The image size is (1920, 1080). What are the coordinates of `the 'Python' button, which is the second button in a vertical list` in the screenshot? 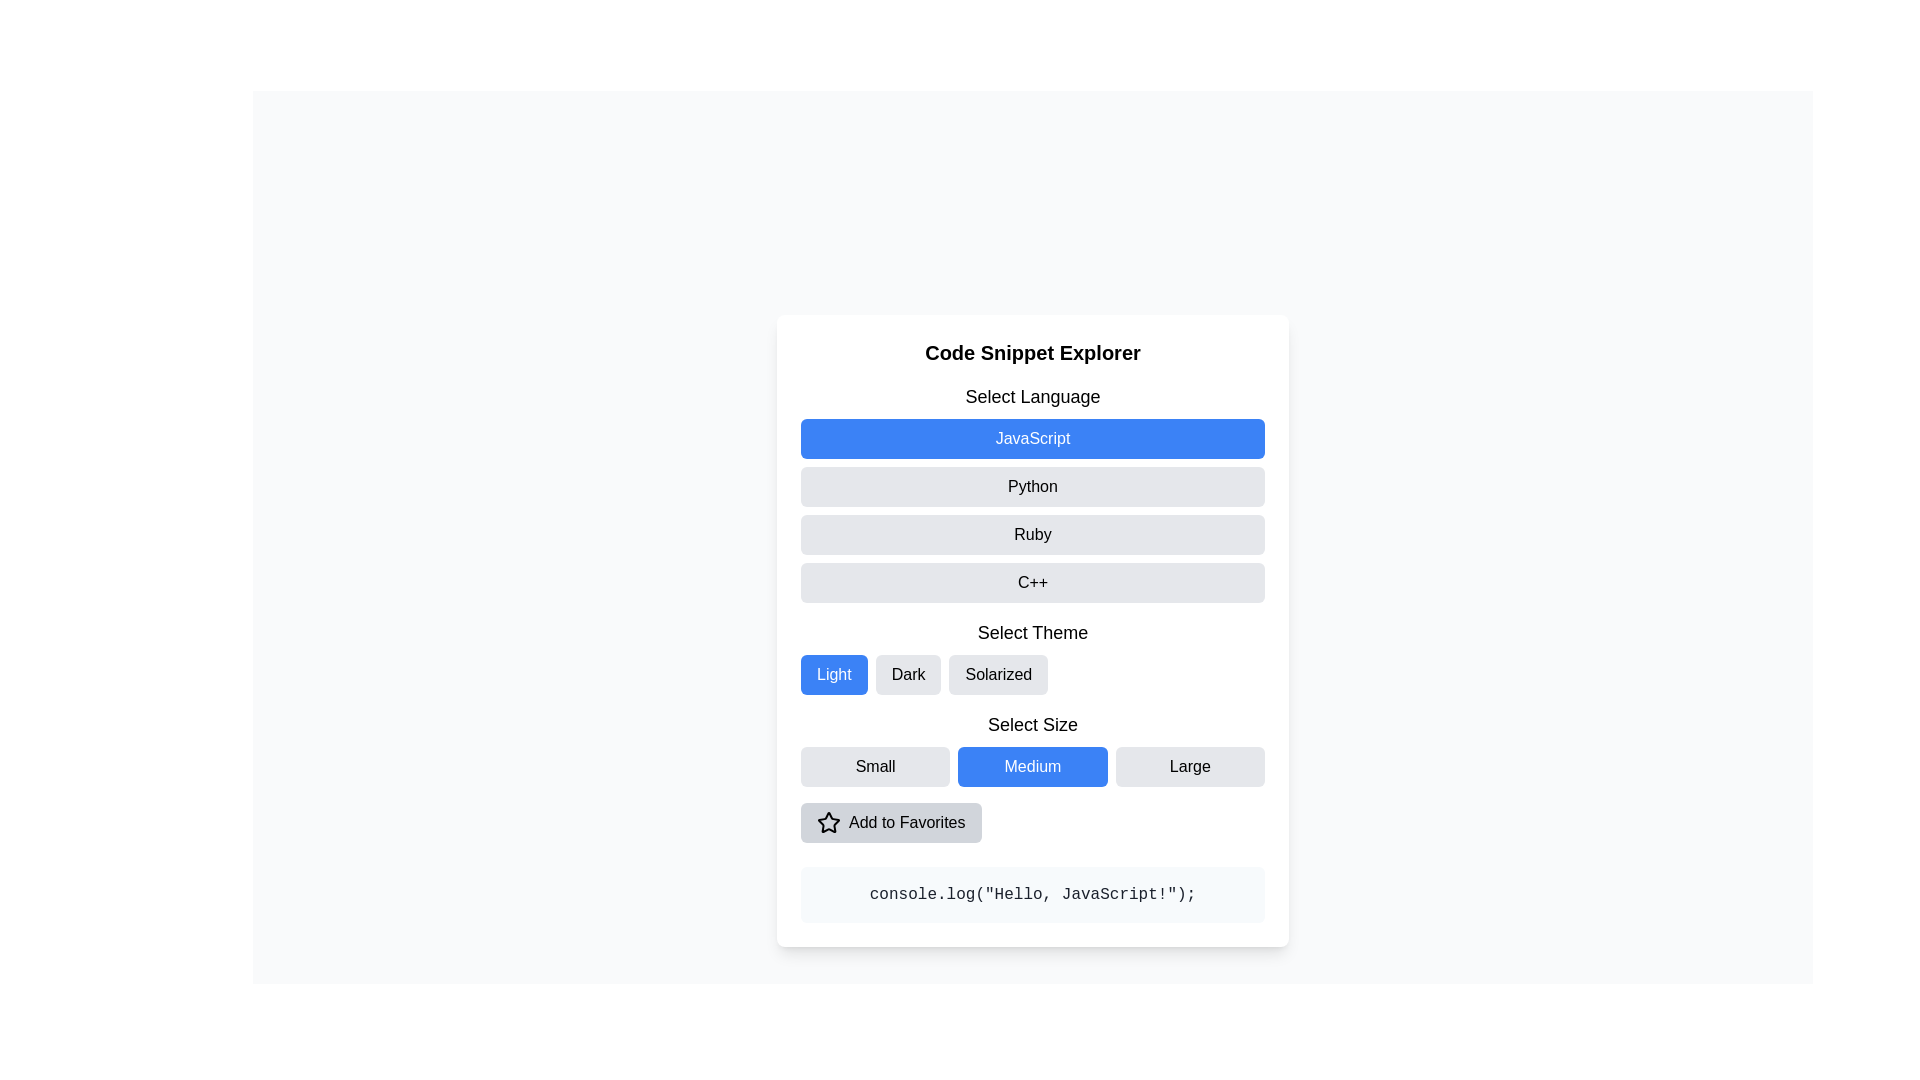 It's located at (1032, 486).